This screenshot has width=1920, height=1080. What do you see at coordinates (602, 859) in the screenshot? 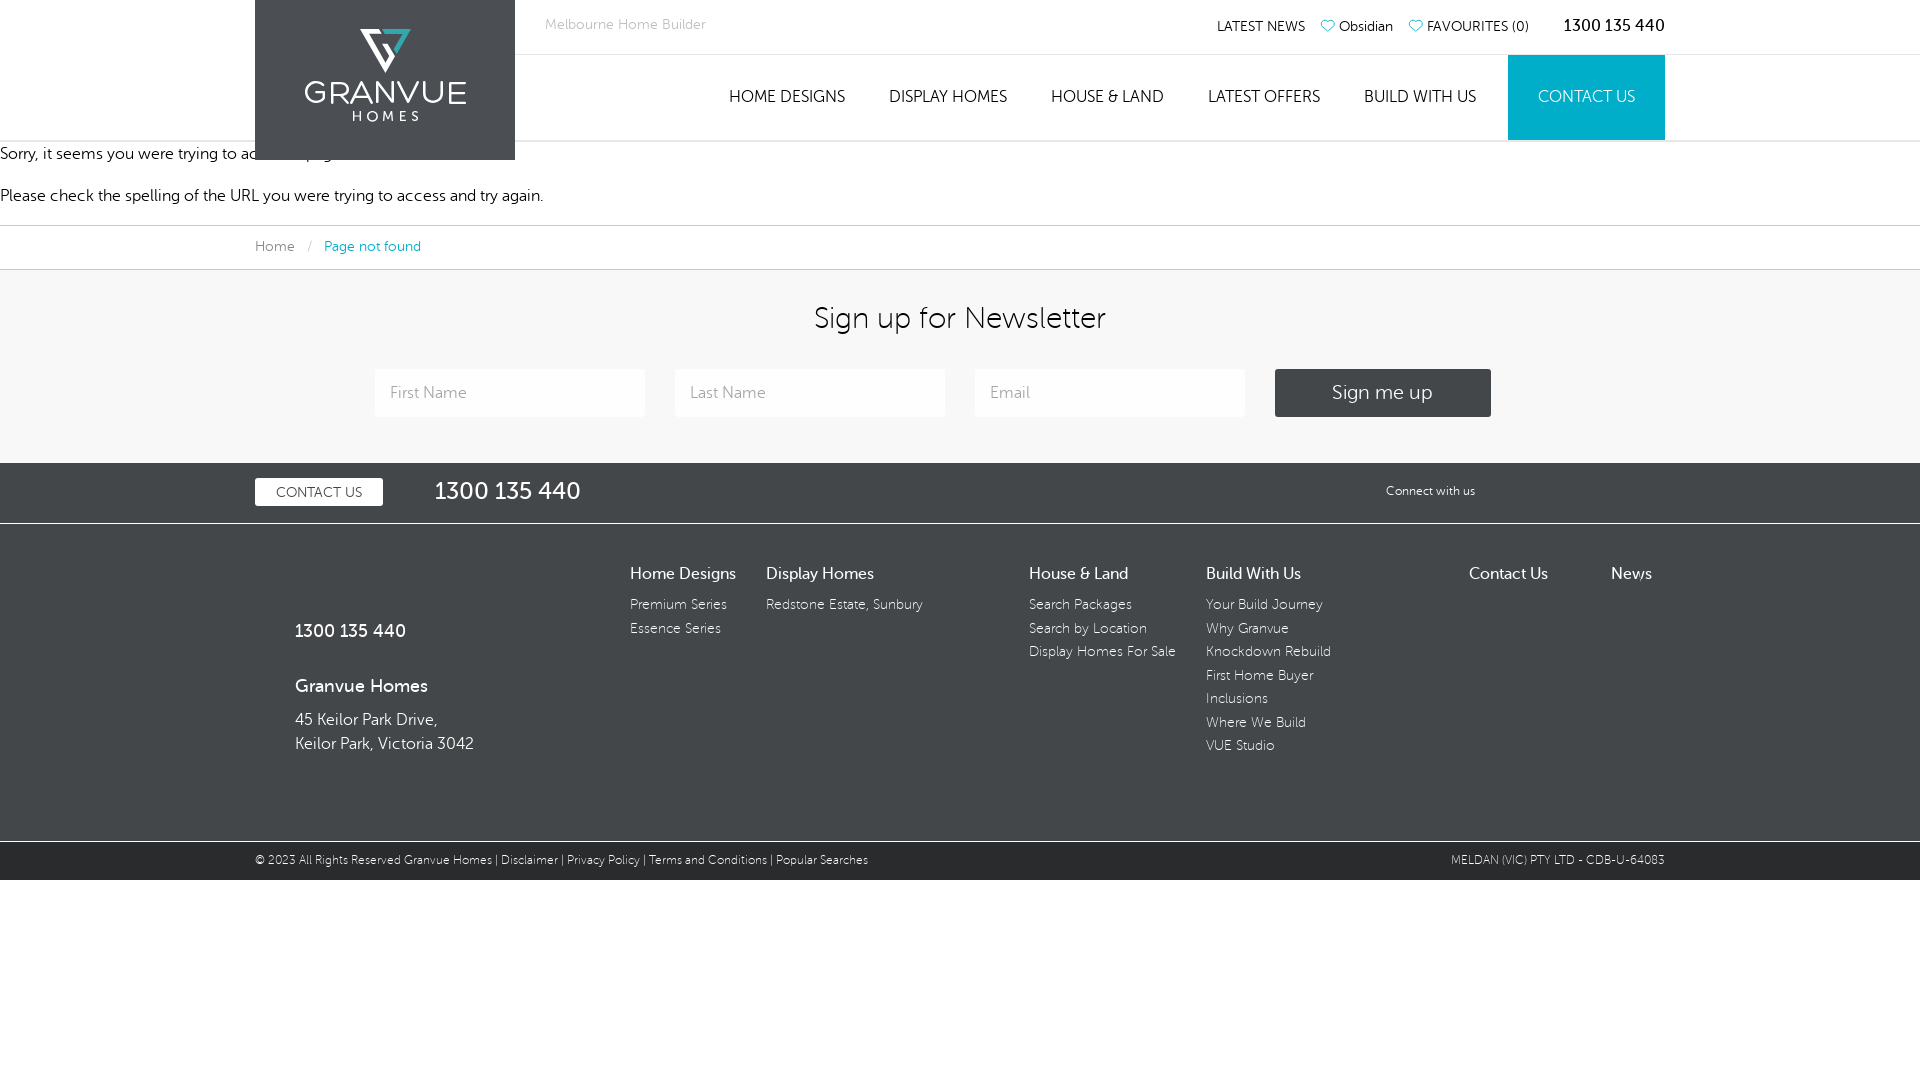
I see `'Privacy Policy'` at bounding box center [602, 859].